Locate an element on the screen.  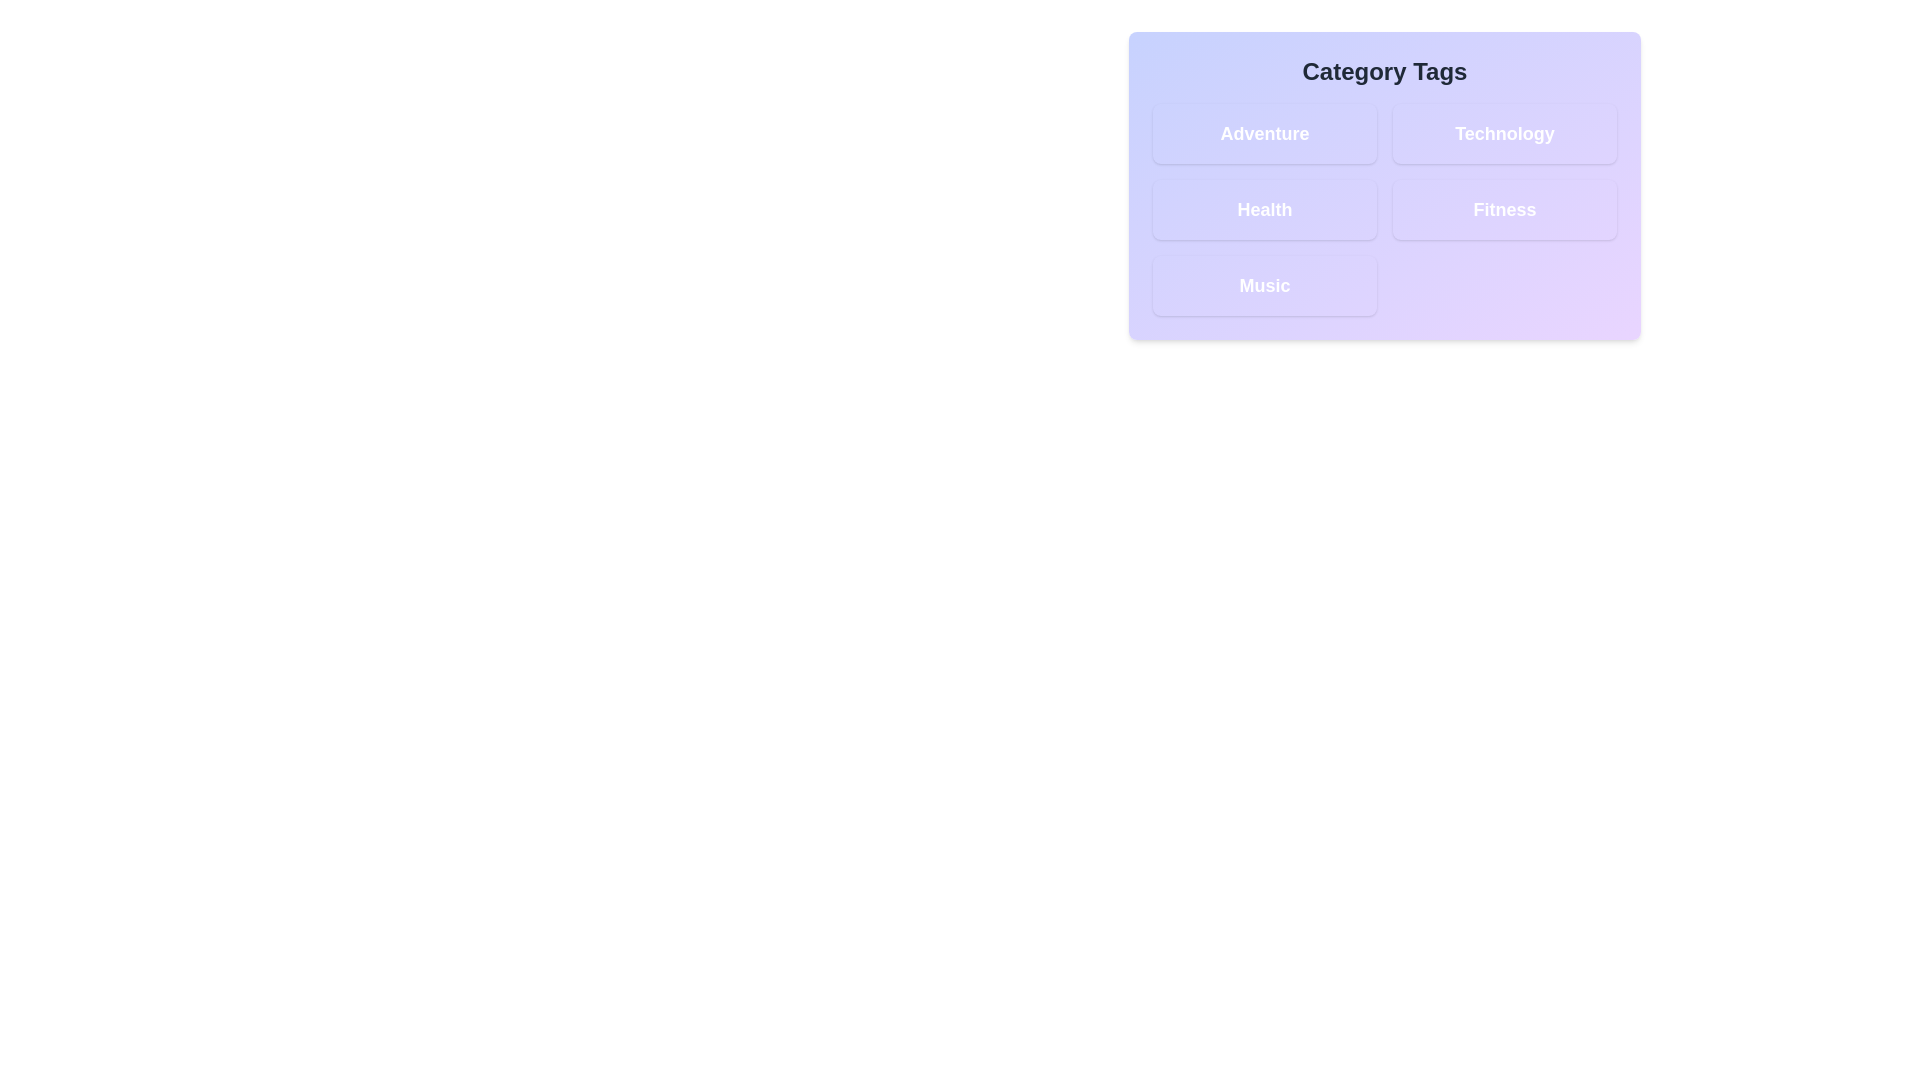
the tag labeled Technology to toggle its active state is located at coordinates (1505, 134).